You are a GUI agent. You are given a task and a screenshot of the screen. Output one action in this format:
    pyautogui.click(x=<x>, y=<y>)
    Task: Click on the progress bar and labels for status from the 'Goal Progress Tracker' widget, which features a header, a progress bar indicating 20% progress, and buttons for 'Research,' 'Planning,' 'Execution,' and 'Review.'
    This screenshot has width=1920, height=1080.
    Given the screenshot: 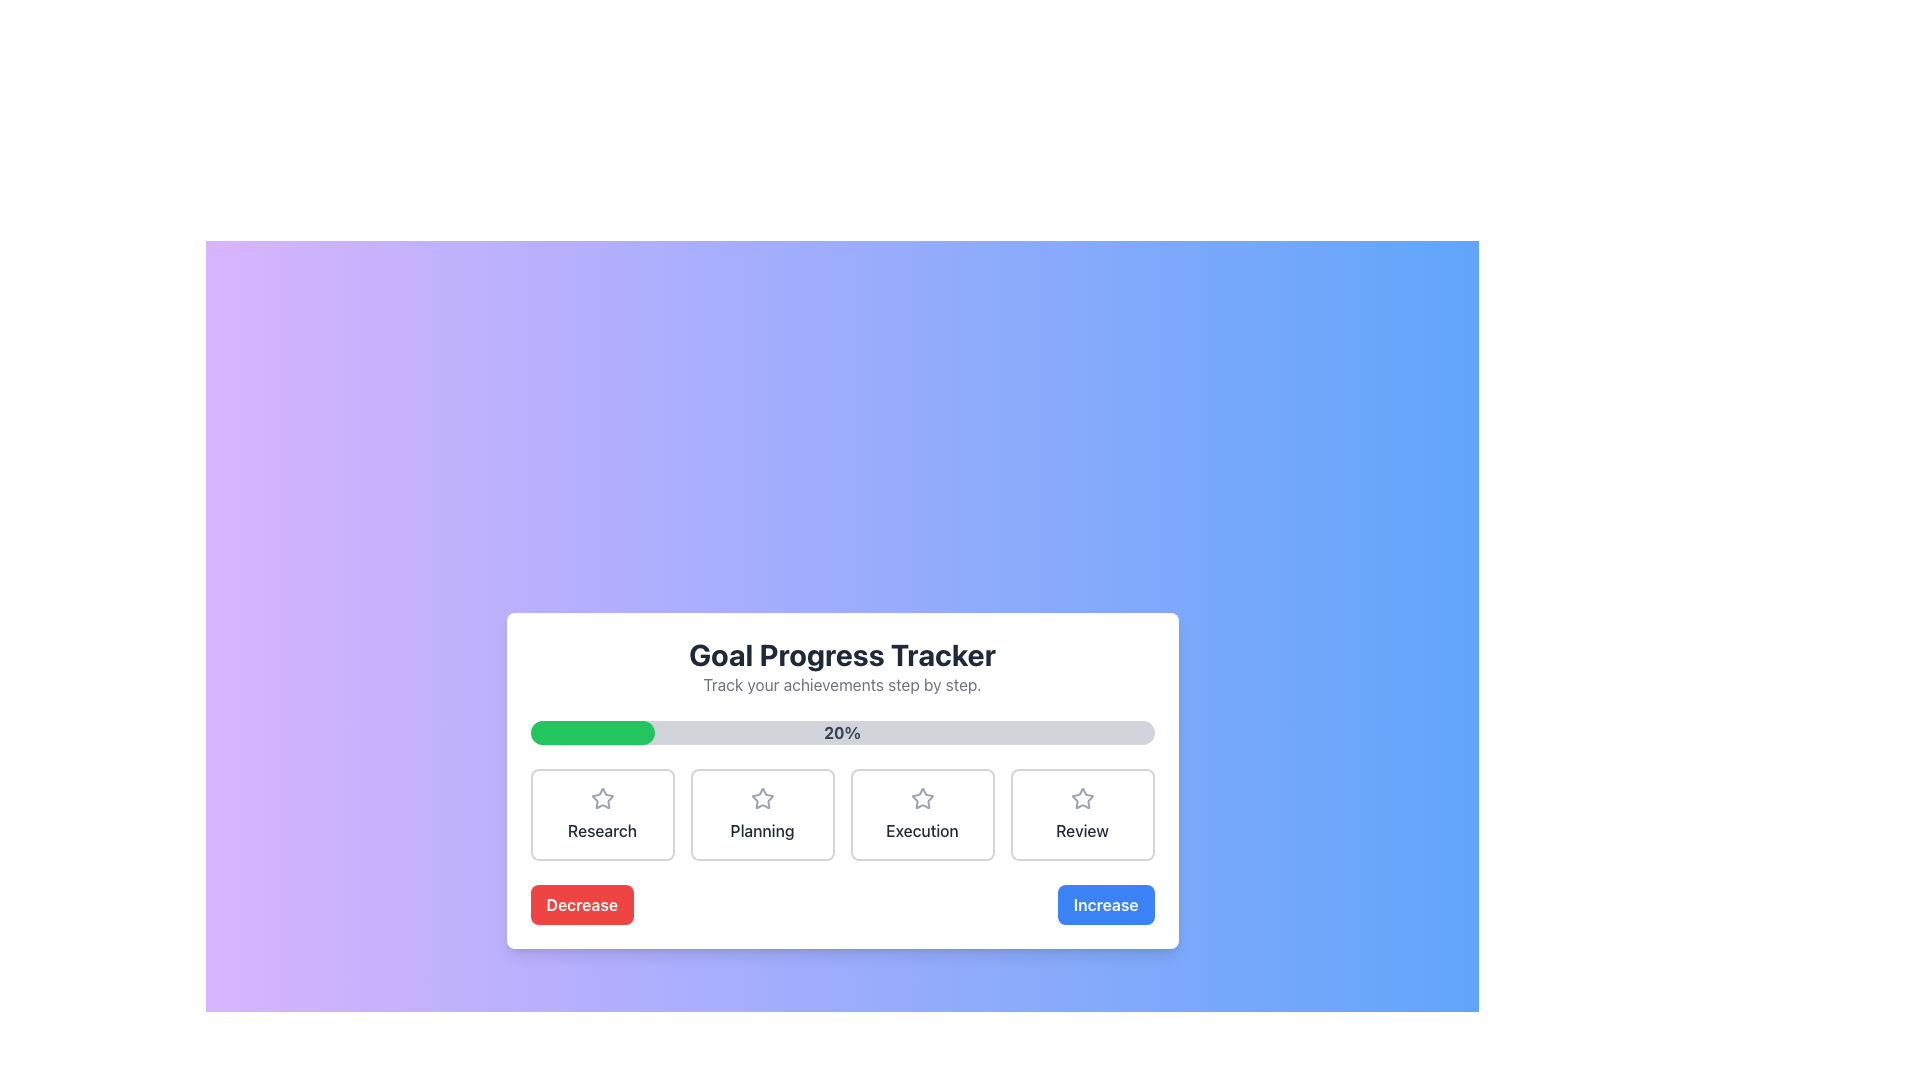 What is the action you would take?
    pyautogui.click(x=842, y=779)
    